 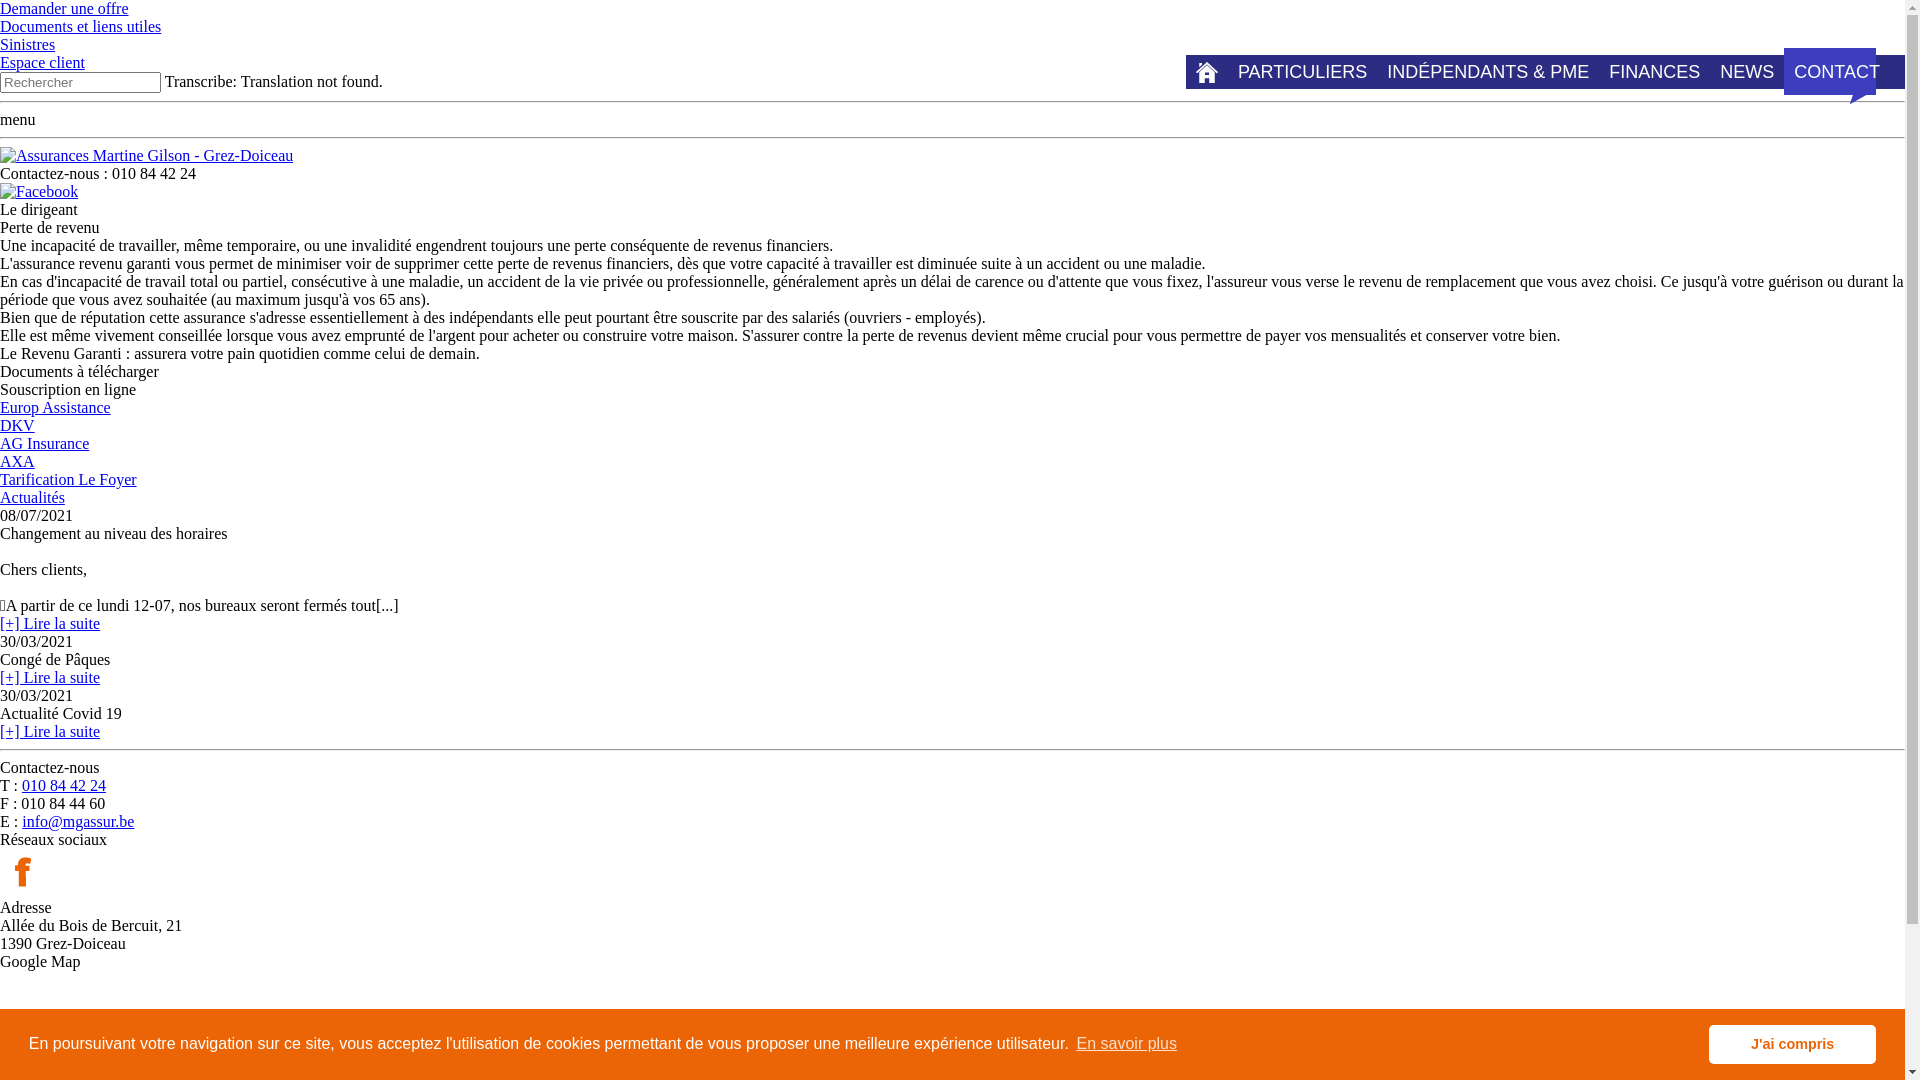 I want to click on 'Assurances Martine Gilson - Grez-Doiceau ', so click(x=145, y=154).